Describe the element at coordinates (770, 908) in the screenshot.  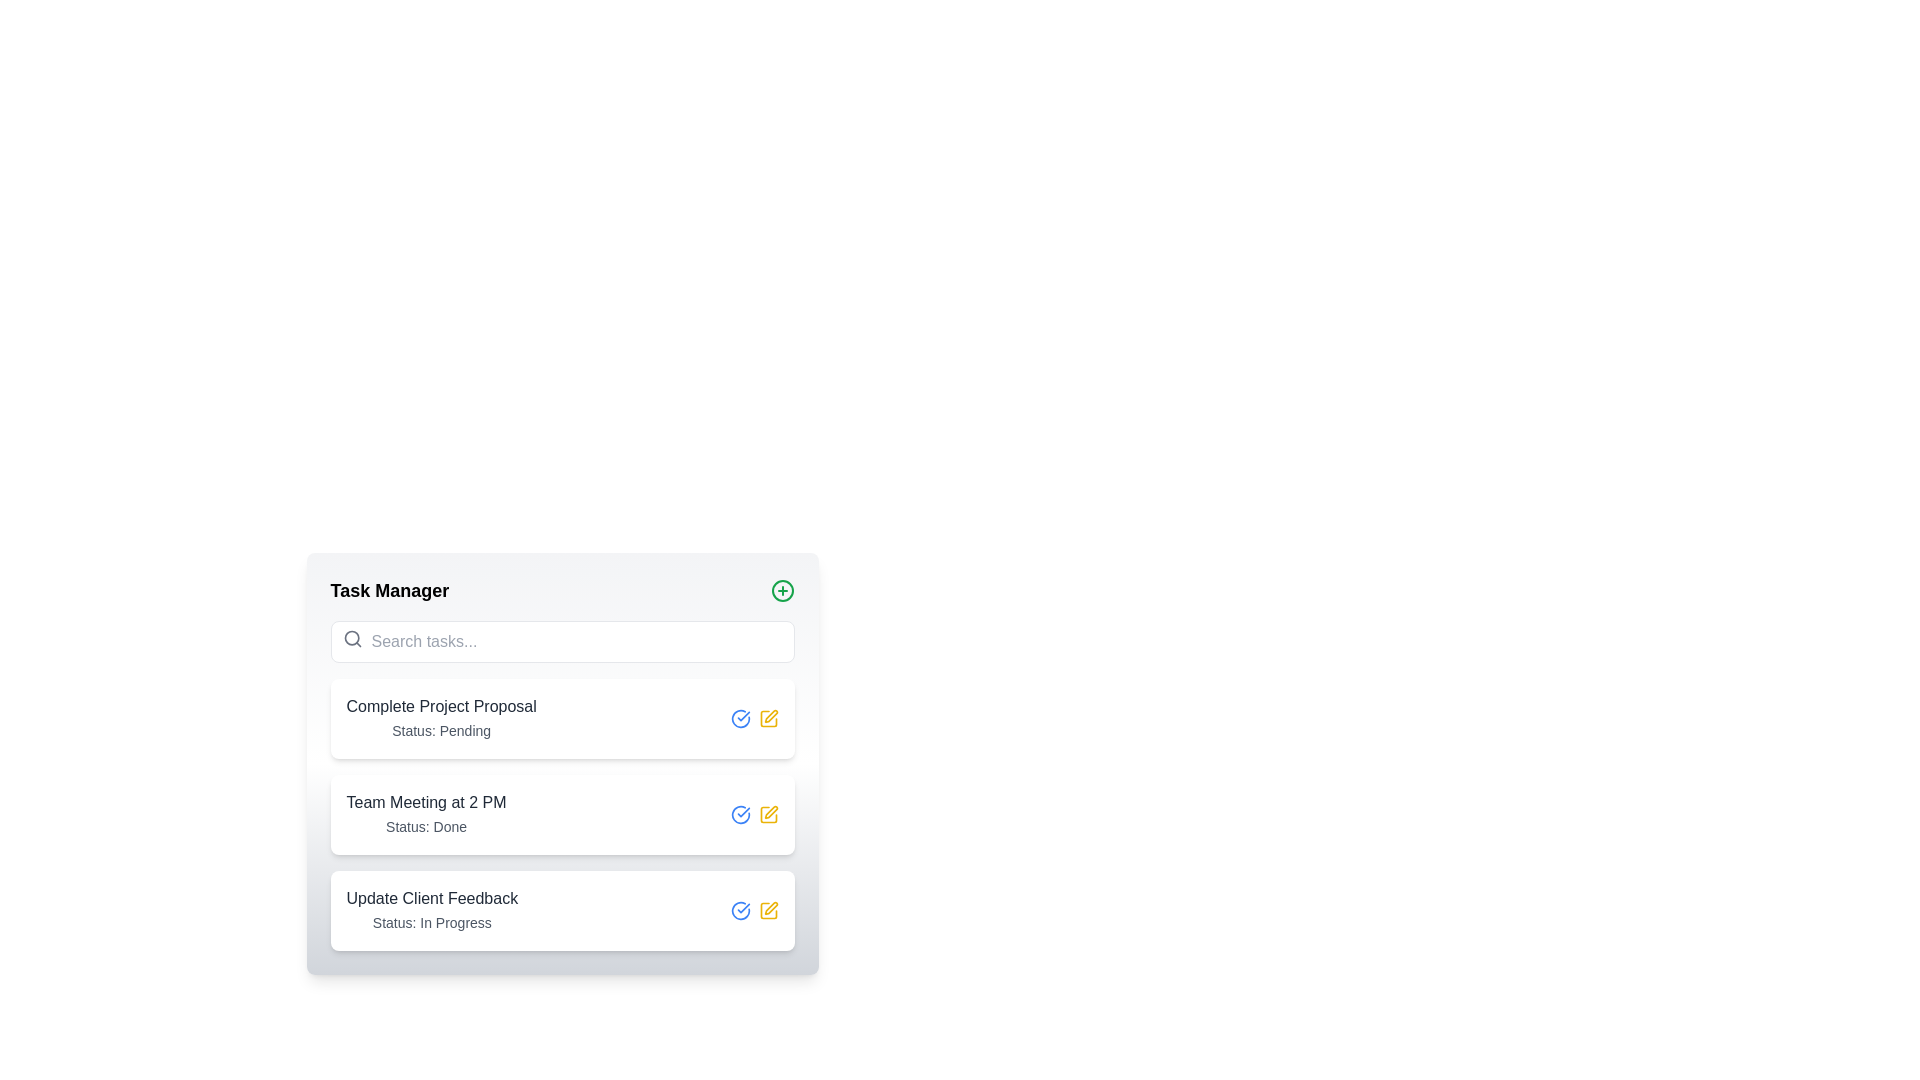
I see `the edit icon located on the far right of the 'Update Client Feedback' row to initiate editing` at that location.